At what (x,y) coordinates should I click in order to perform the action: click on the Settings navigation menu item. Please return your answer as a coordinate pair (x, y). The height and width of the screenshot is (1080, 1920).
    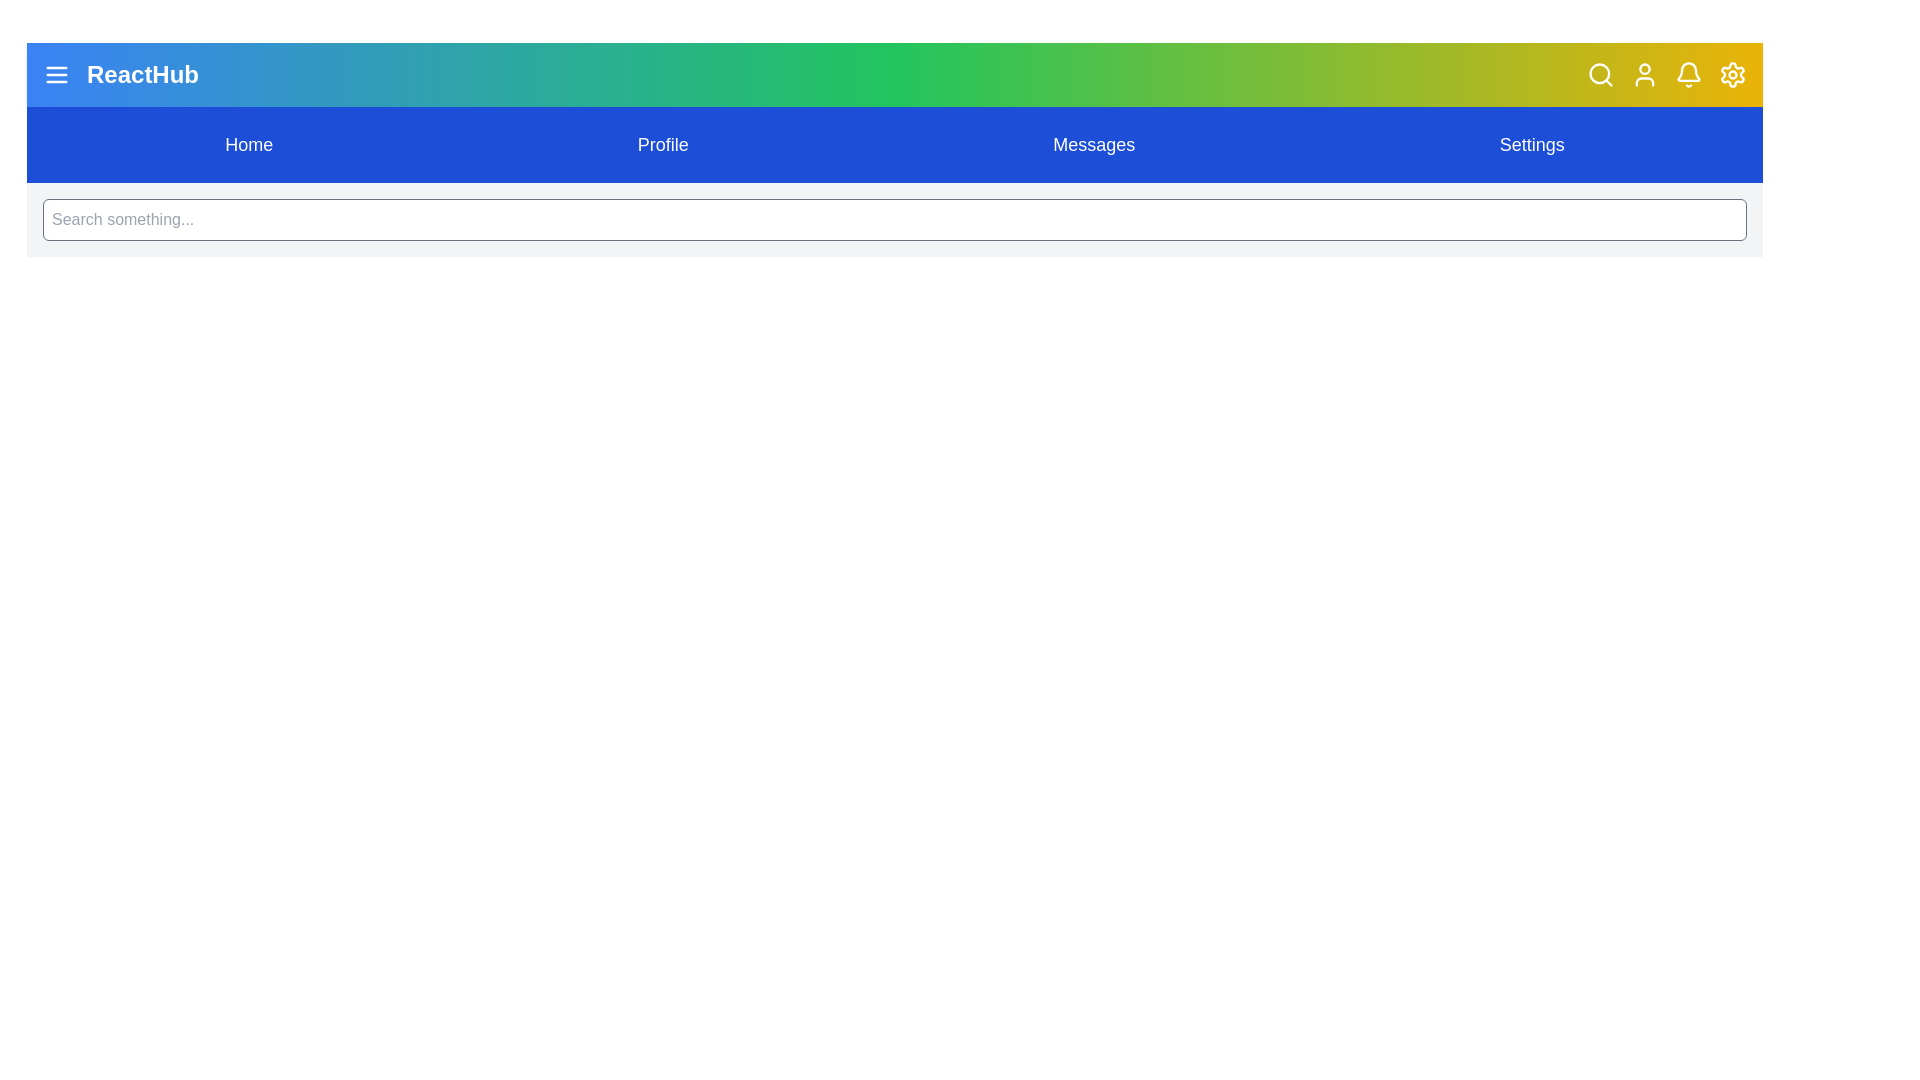
    Looking at the image, I should click on (1530, 144).